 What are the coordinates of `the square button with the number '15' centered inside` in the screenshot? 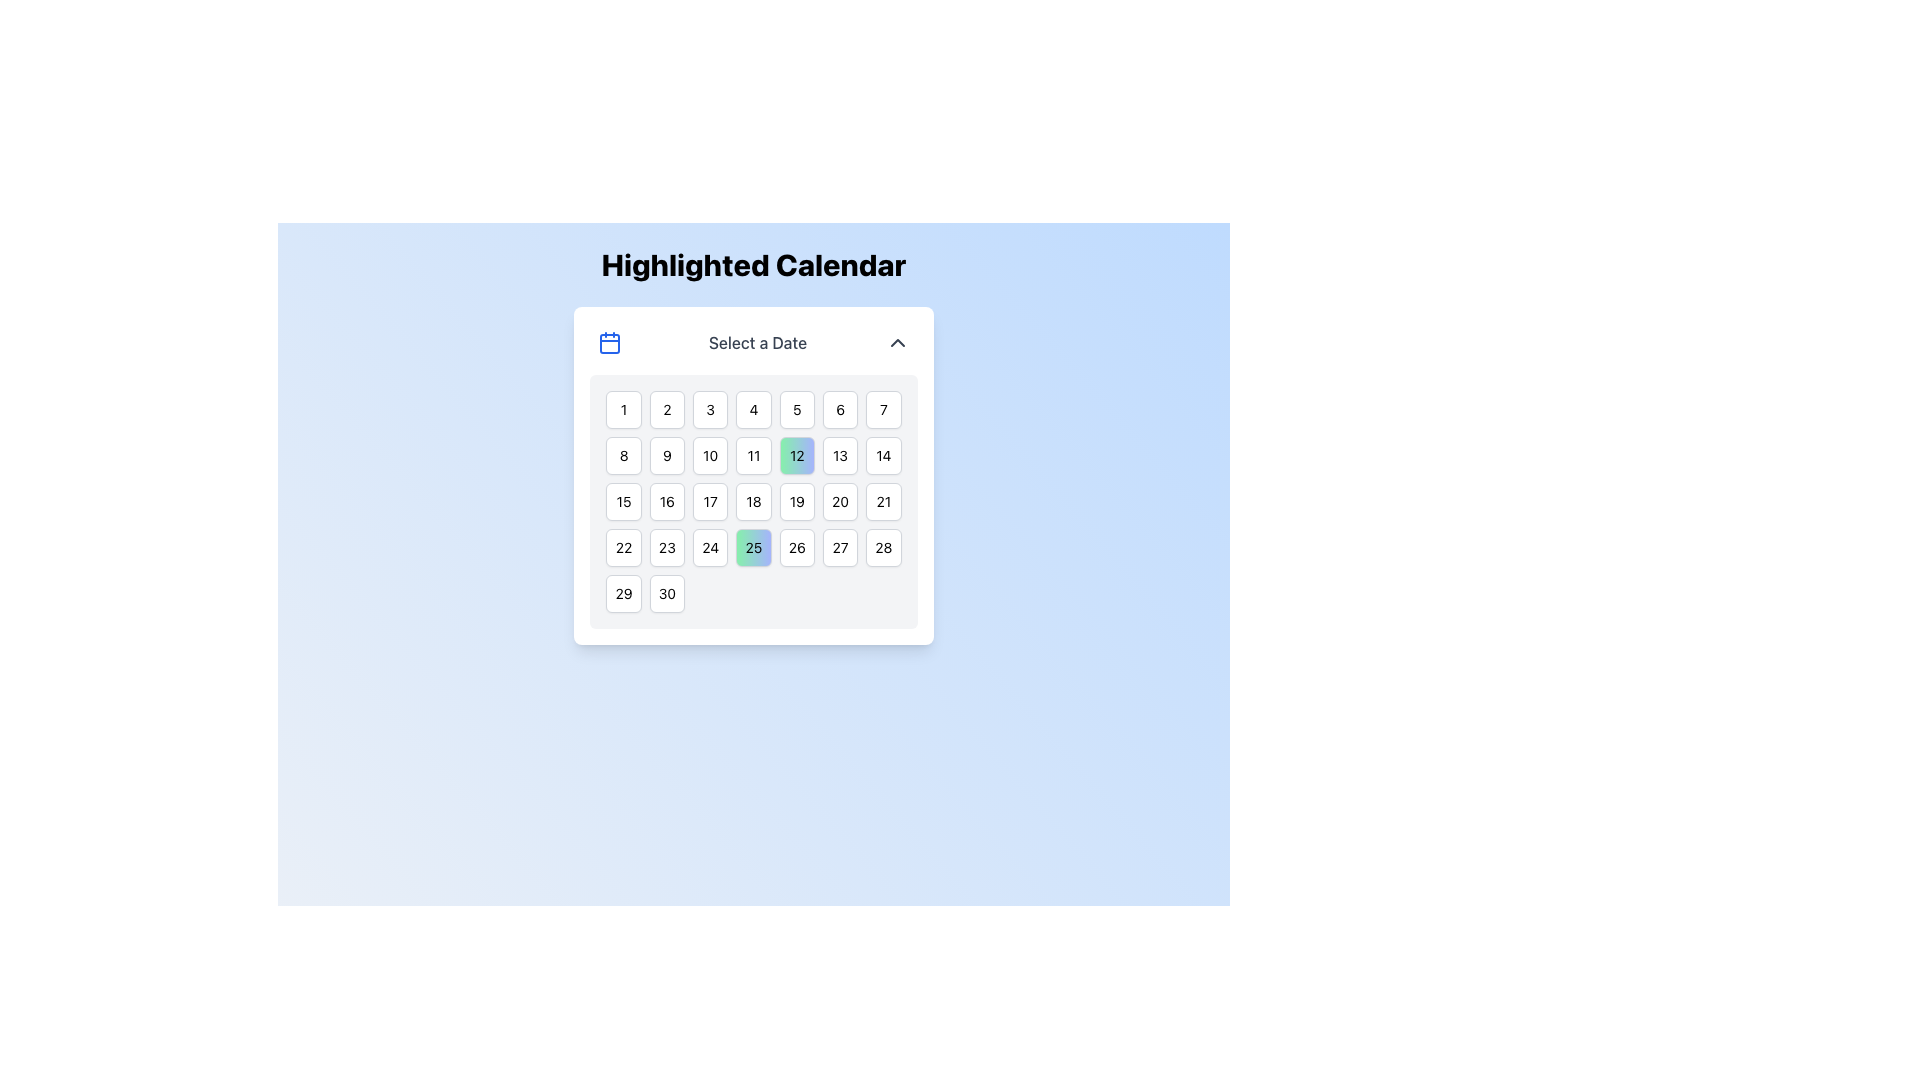 It's located at (623, 500).